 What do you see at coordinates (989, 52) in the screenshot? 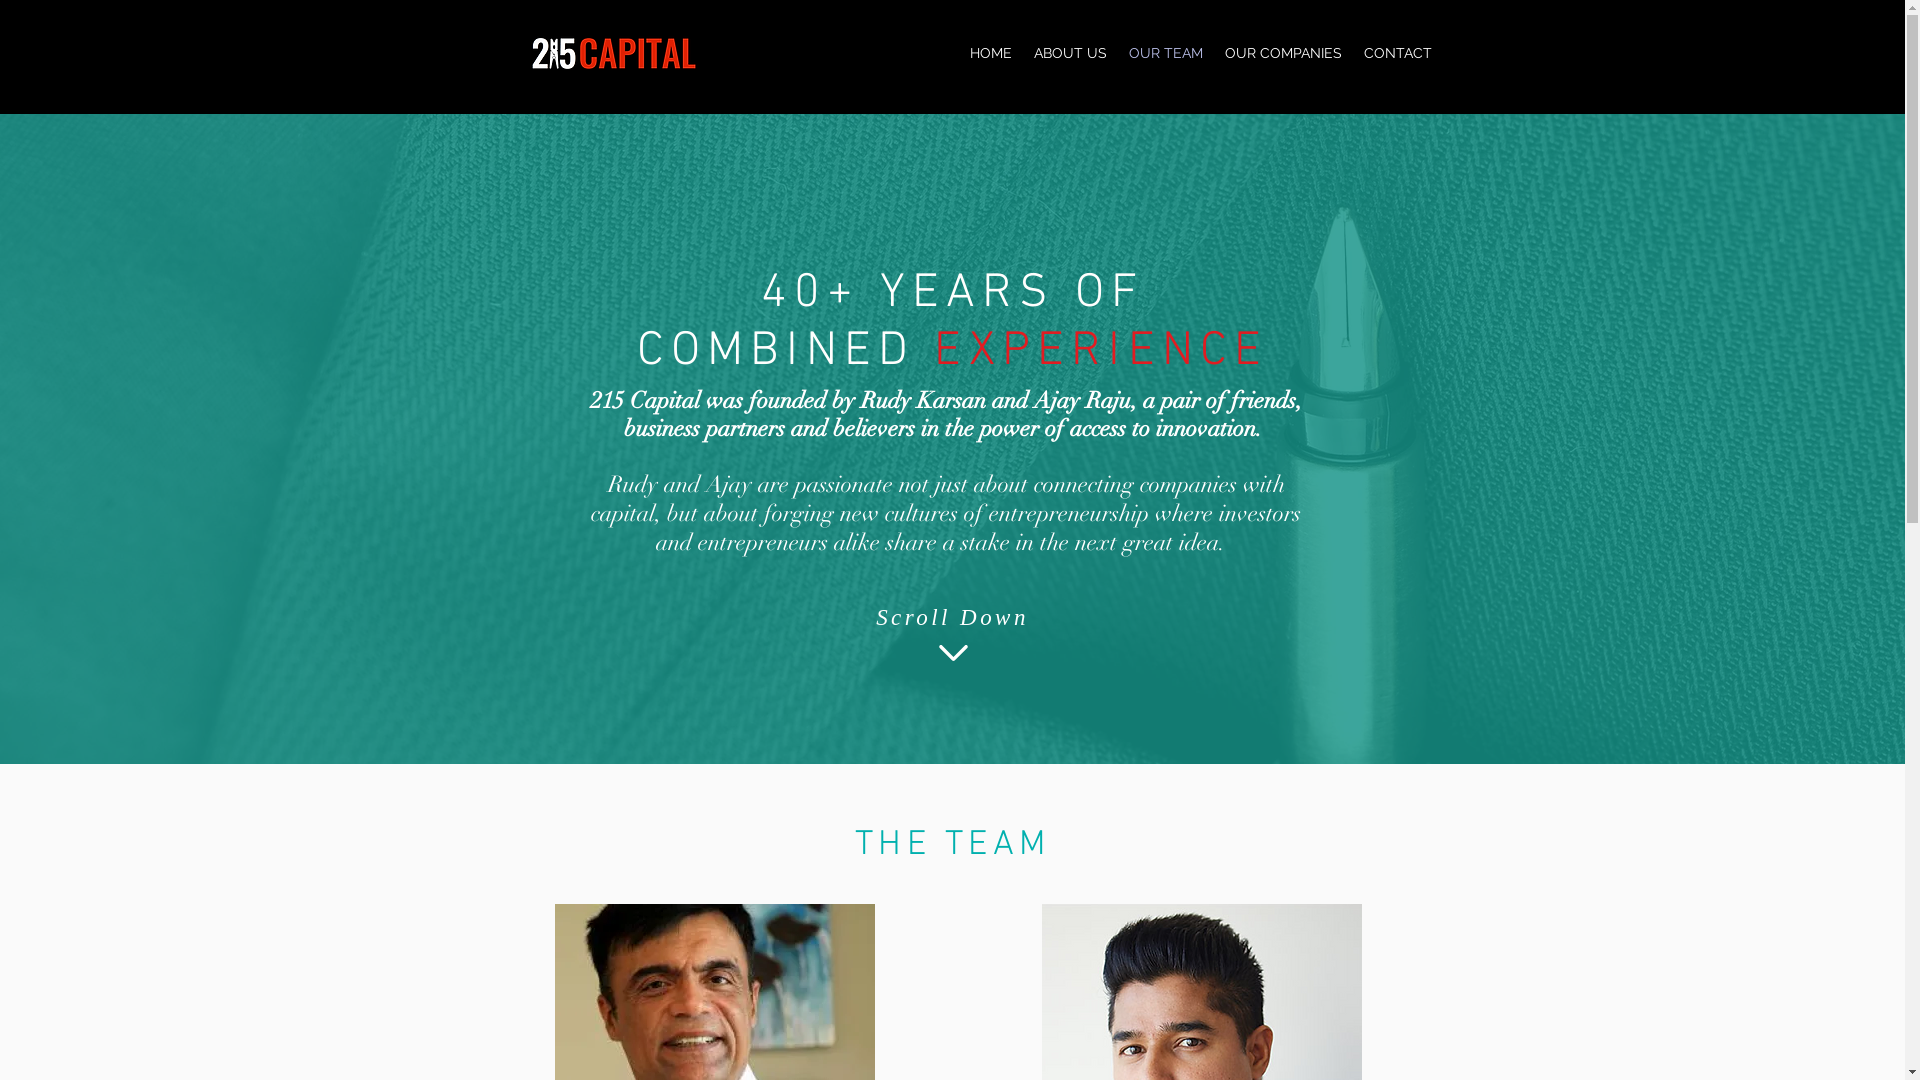
I see `'HOME'` at bounding box center [989, 52].